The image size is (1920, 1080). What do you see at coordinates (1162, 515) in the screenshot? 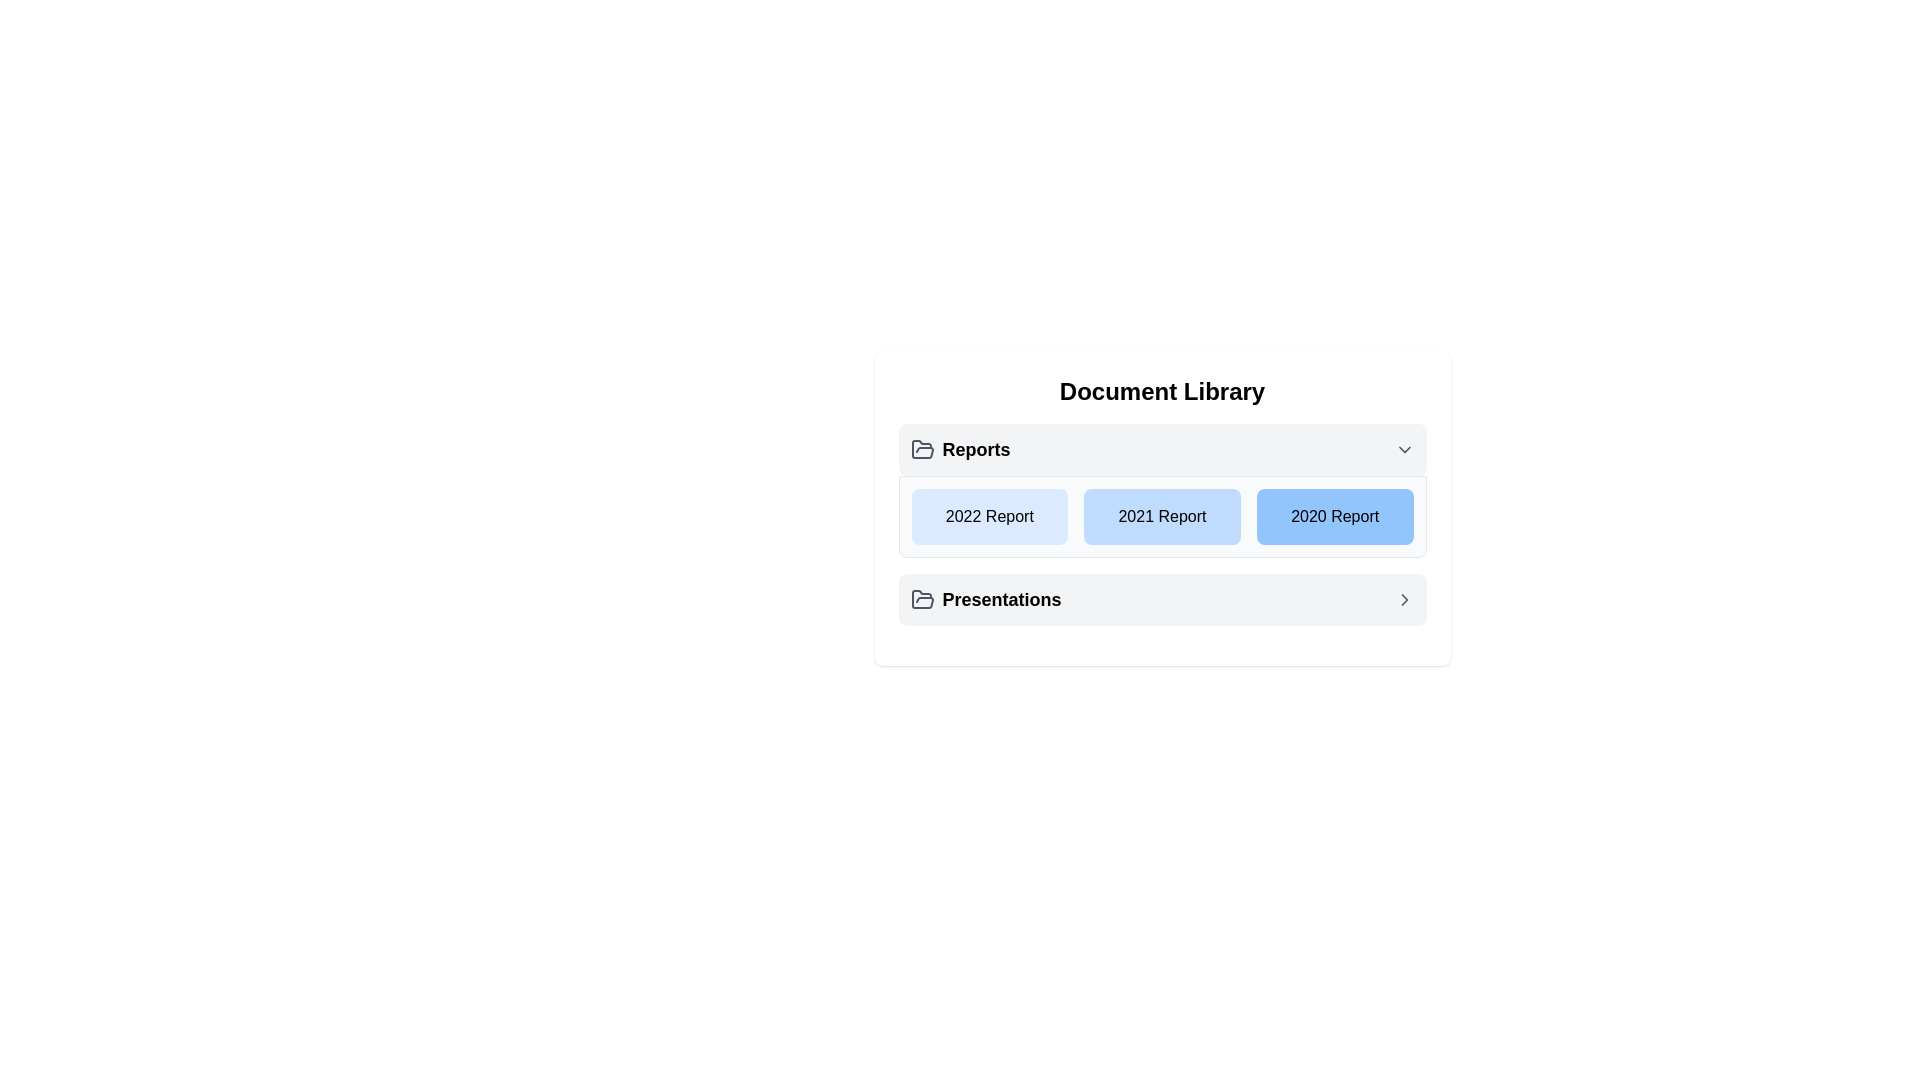
I see `the group of buttons located in the middle section under the 'Reports' category` at bounding box center [1162, 515].